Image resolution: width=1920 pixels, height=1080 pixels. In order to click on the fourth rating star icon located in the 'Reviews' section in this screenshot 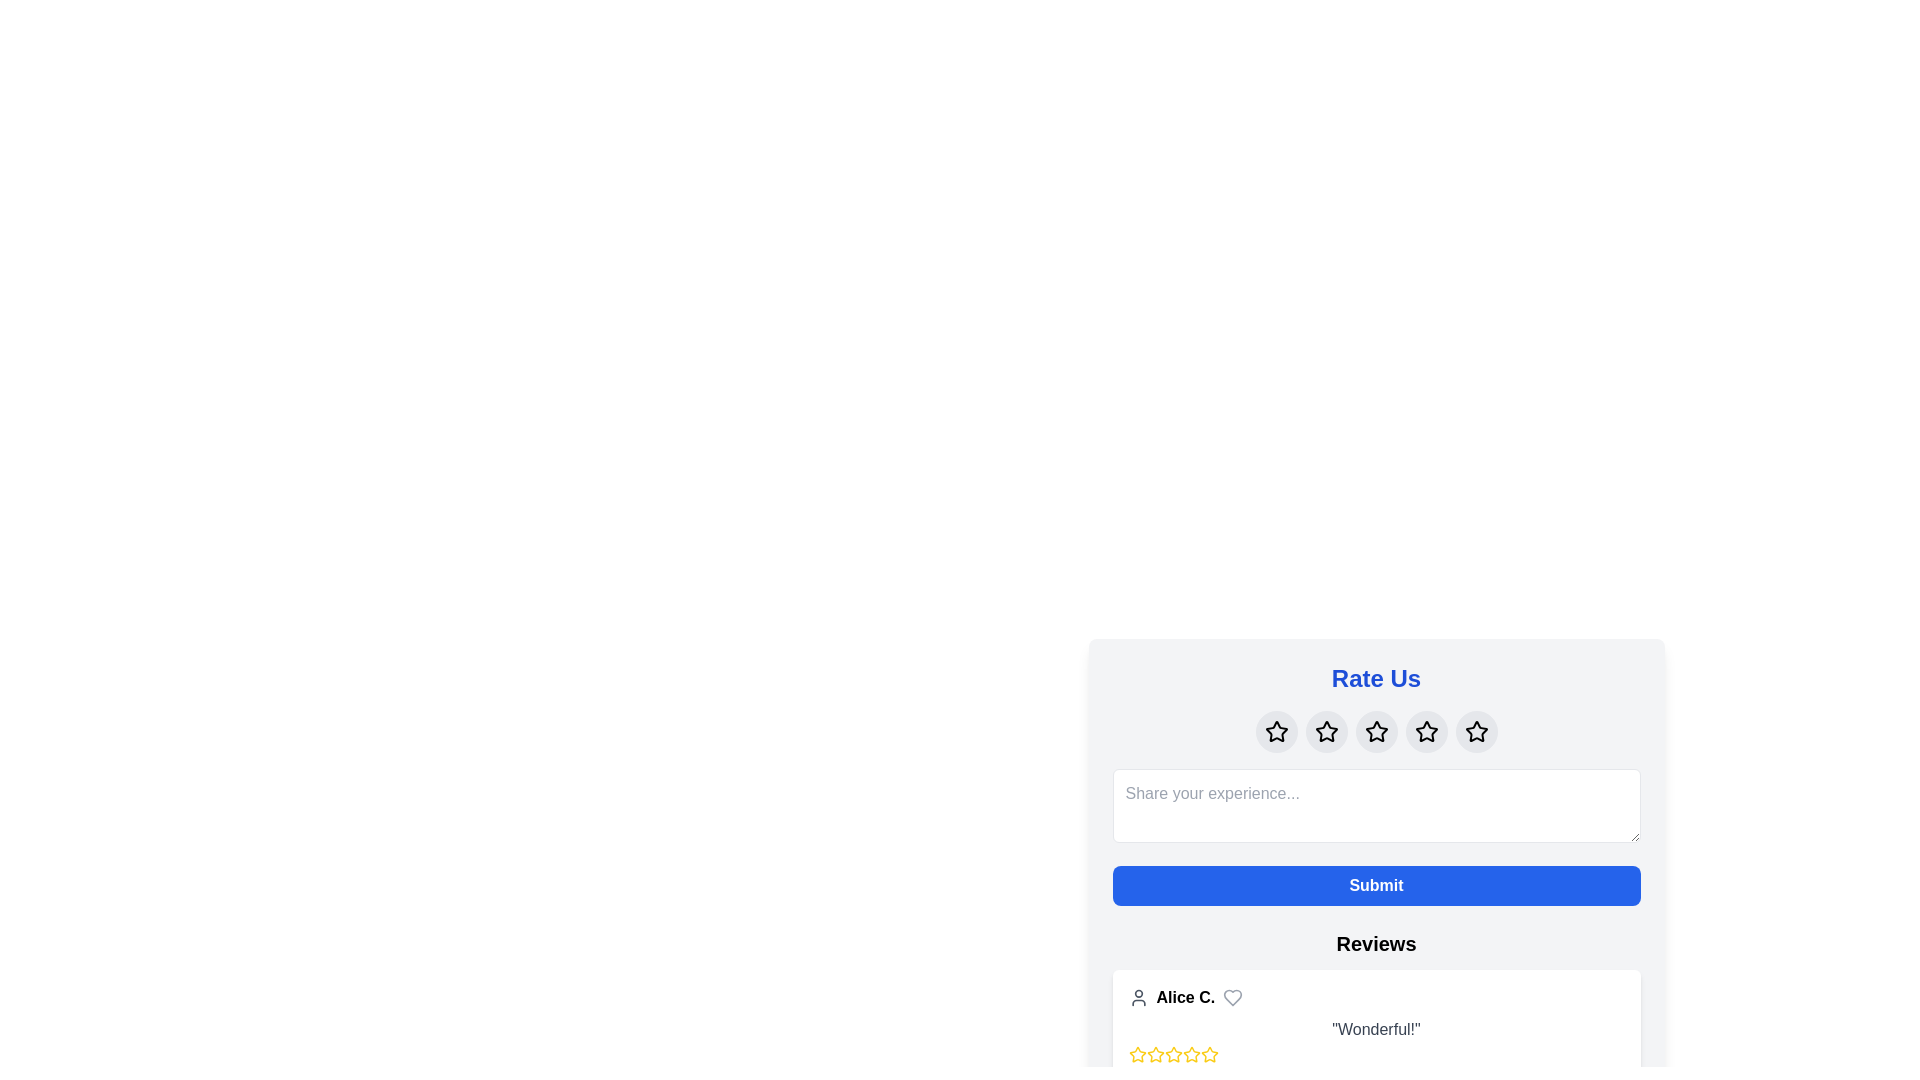, I will do `click(1208, 1053)`.